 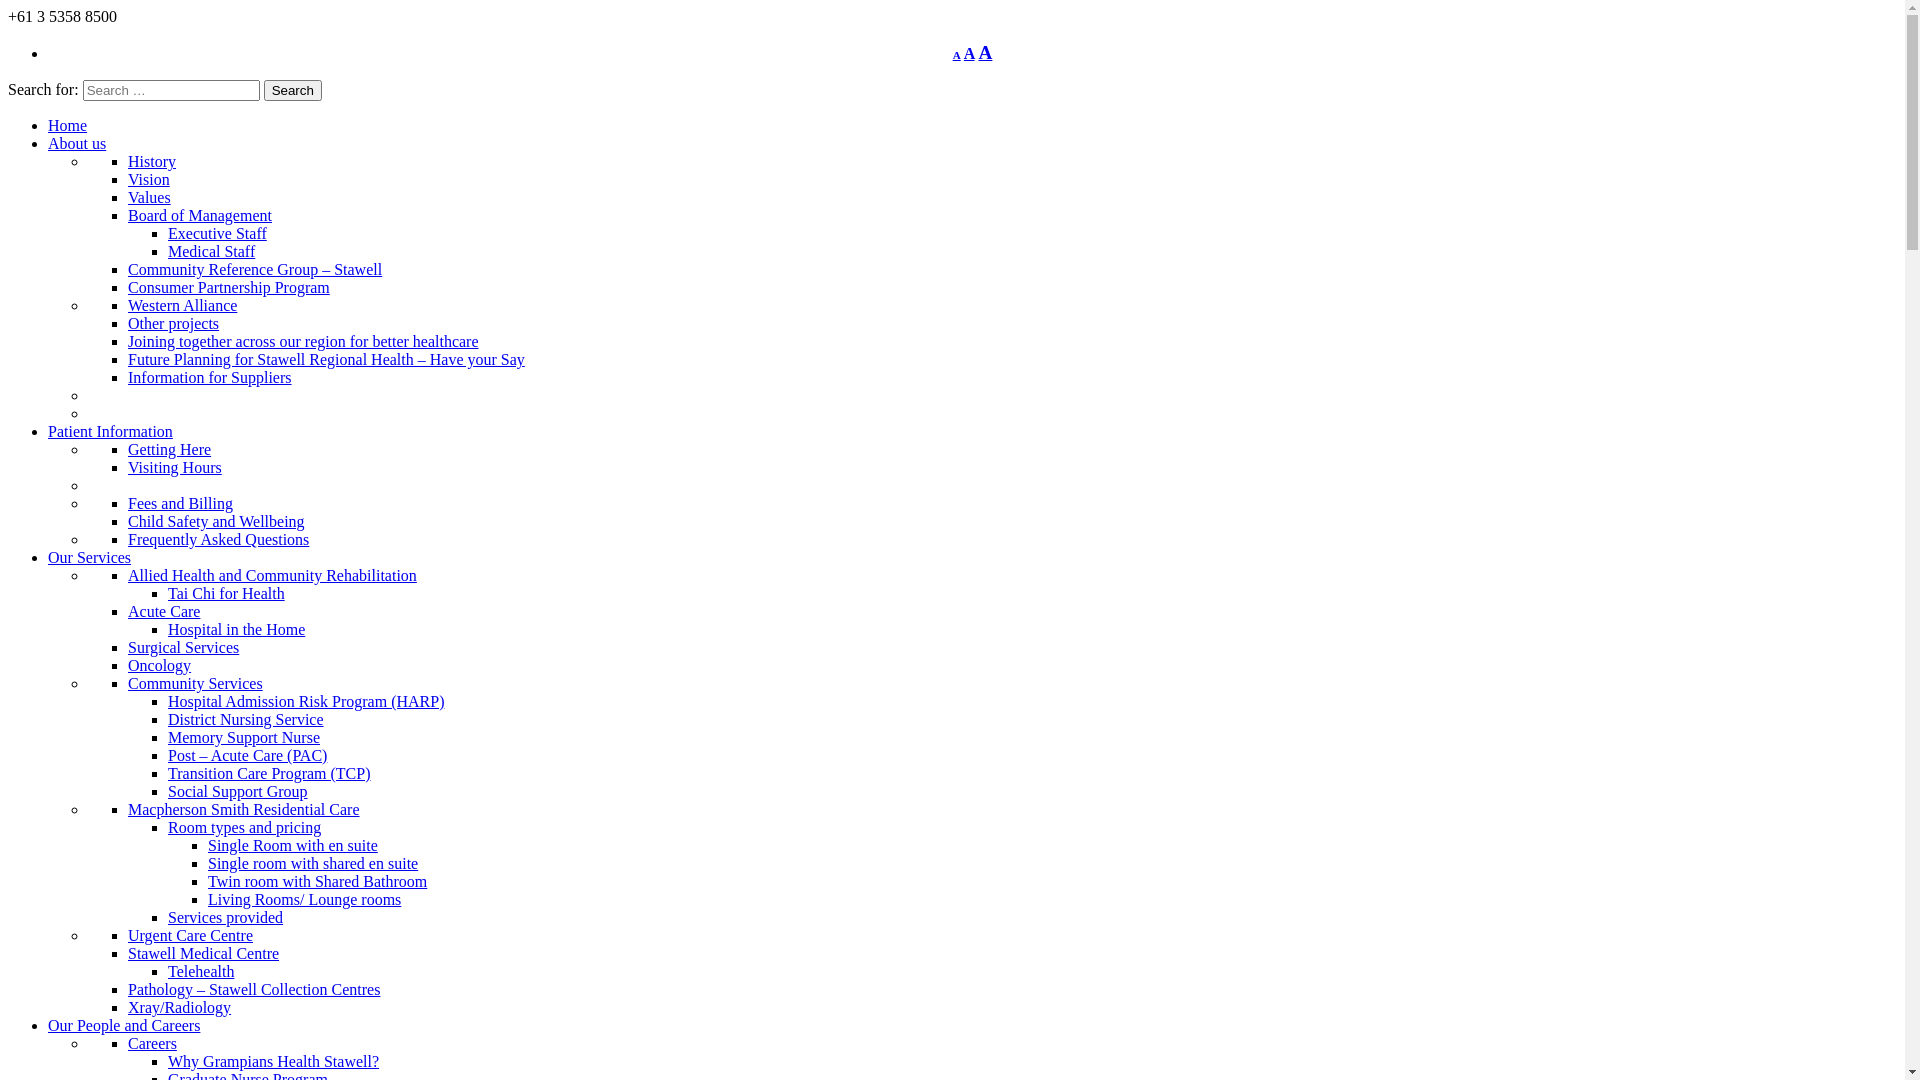 What do you see at coordinates (151, 160) in the screenshot?
I see `'History'` at bounding box center [151, 160].